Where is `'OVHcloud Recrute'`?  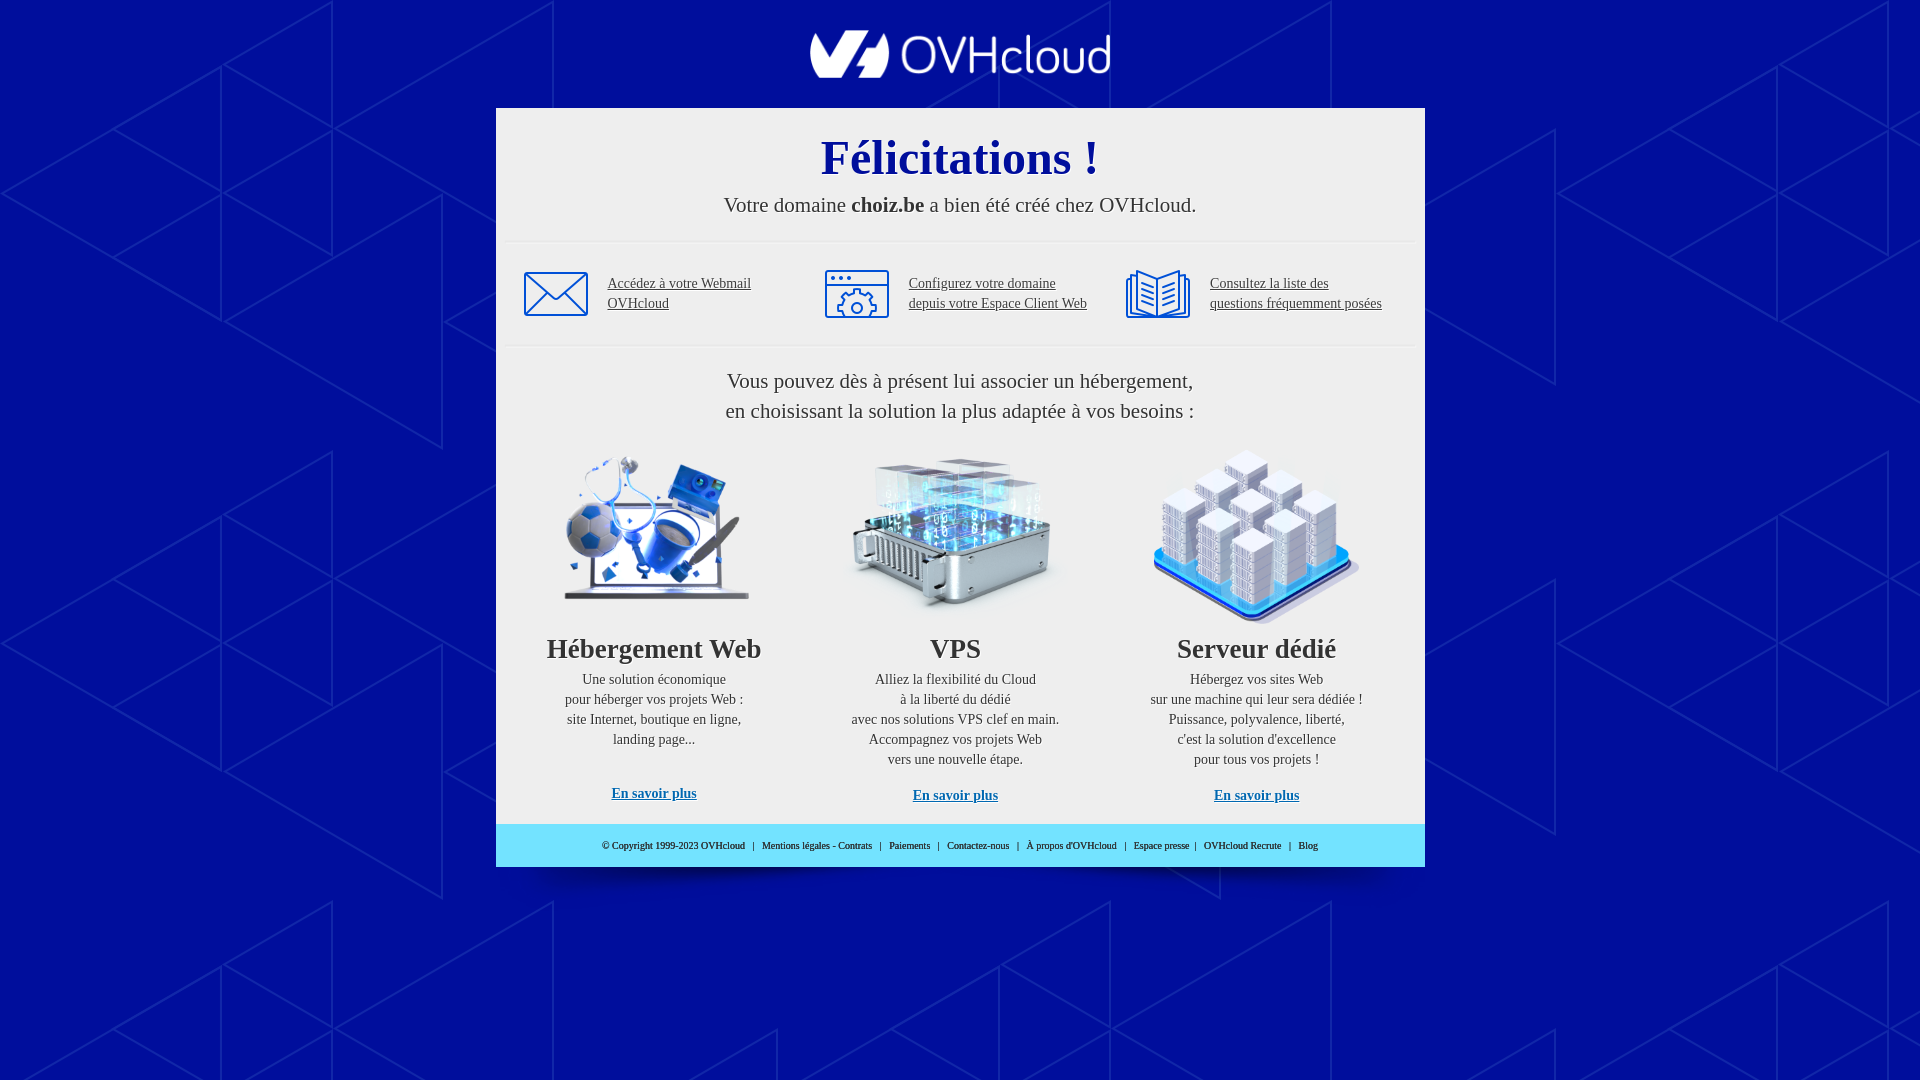
'OVHcloud Recrute' is located at coordinates (1241, 845).